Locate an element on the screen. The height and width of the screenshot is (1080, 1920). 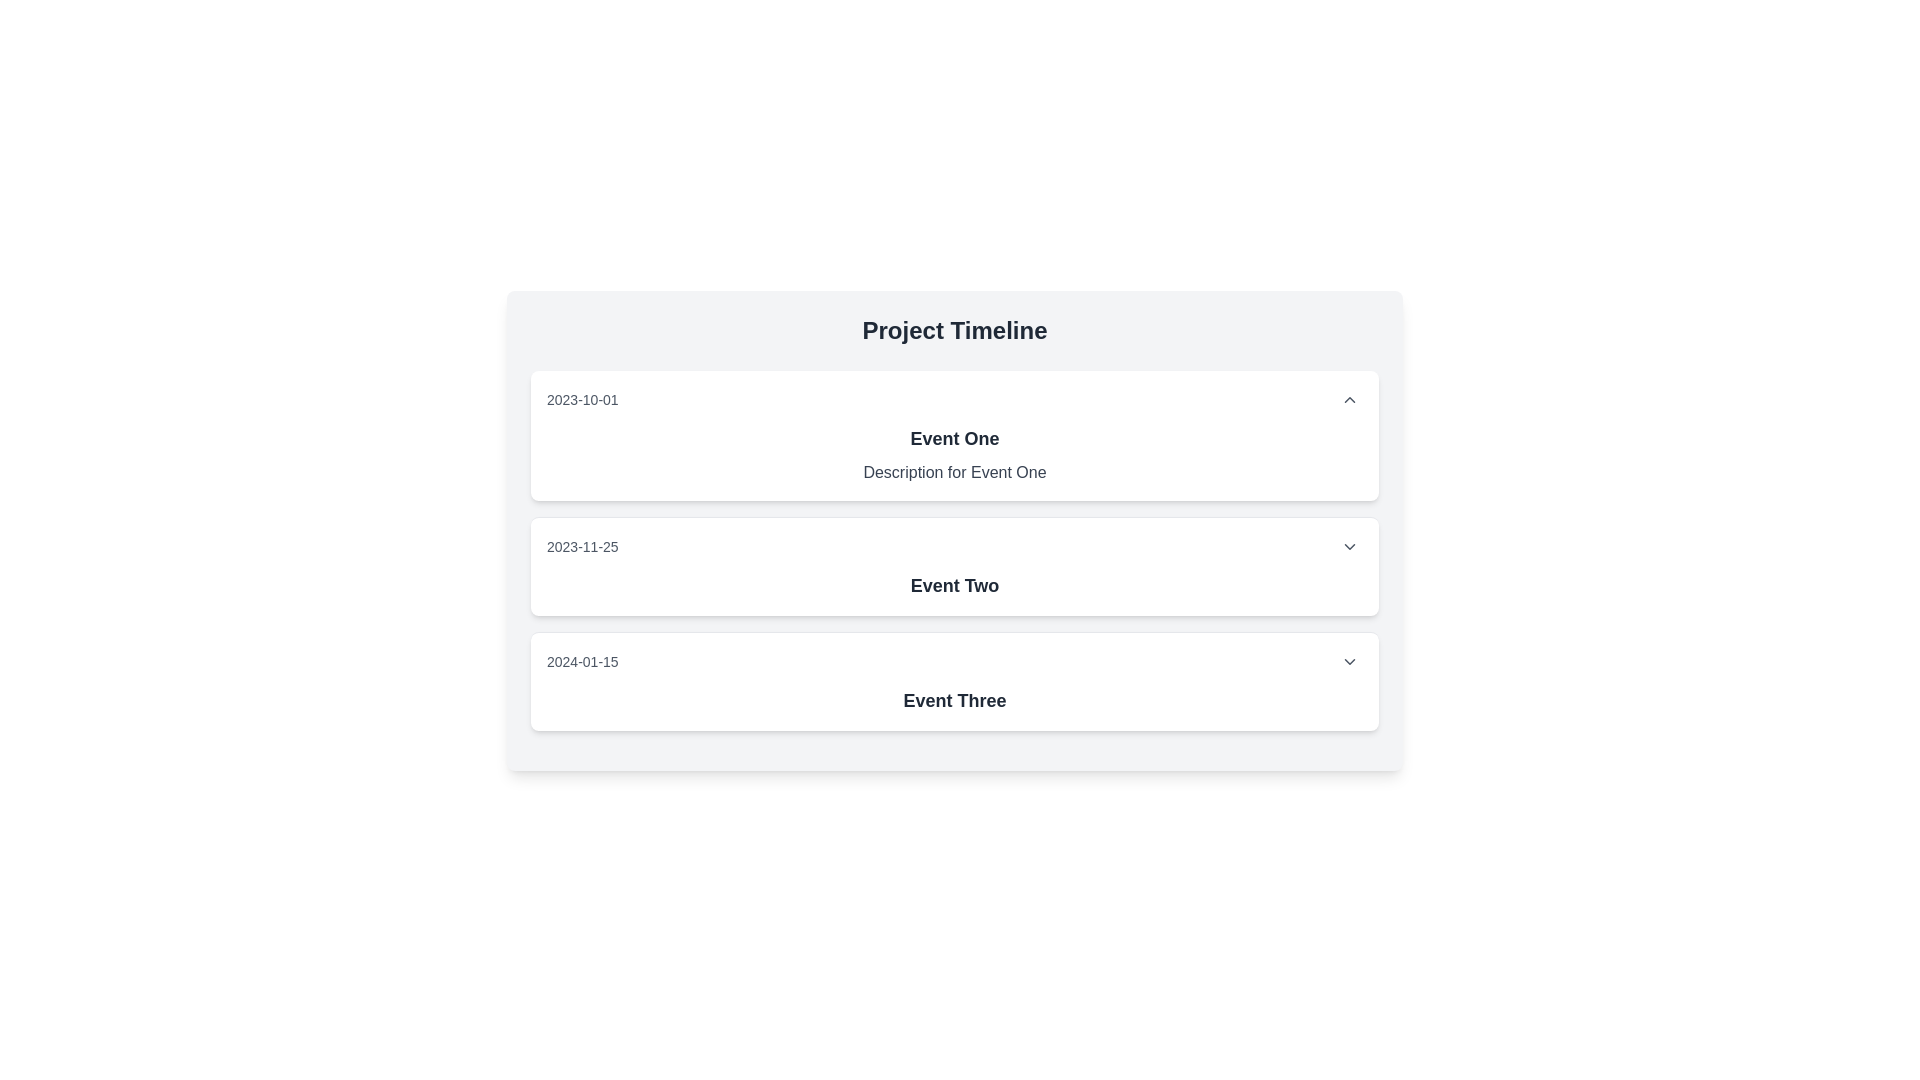
the upward pointing chevron icon located in the top right corner of the section labeled '2023-10-01' for 'Event One' is located at coordinates (1349, 400).